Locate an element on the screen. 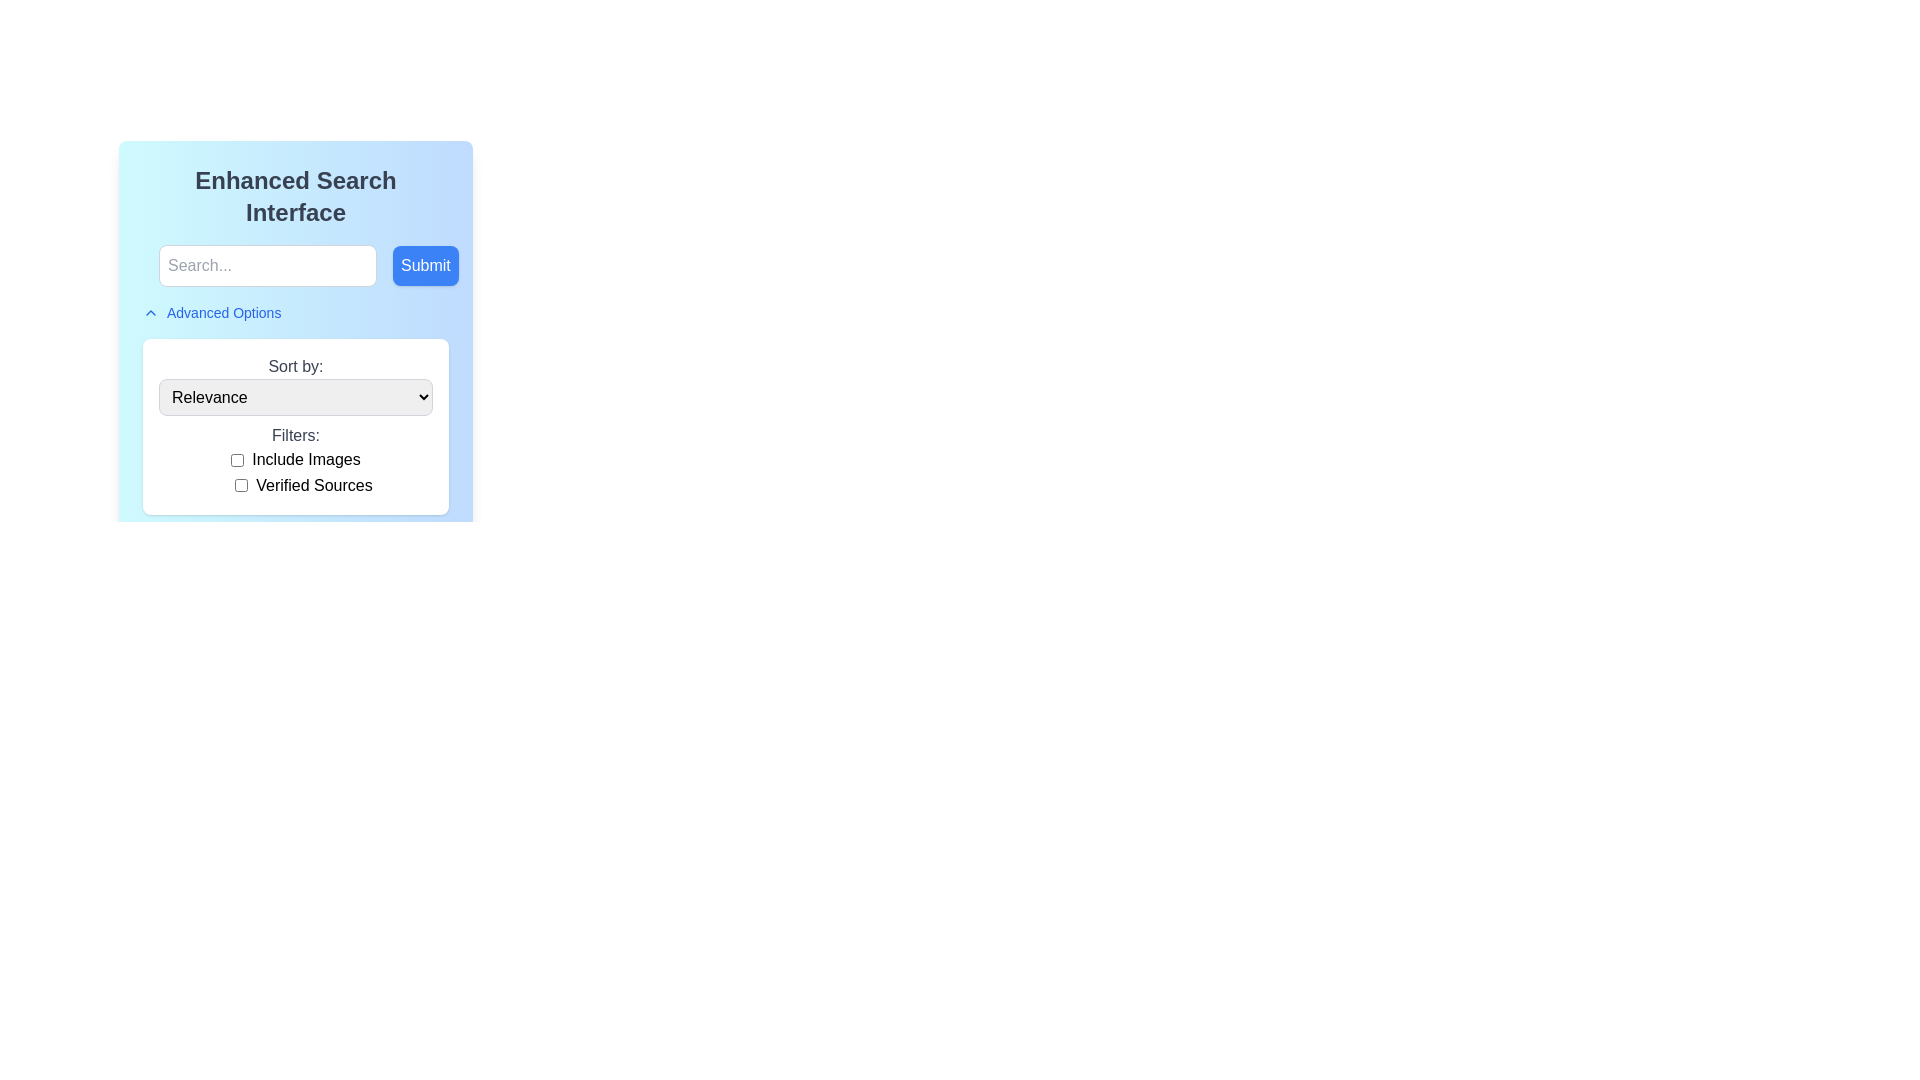  the 'Include Images' checkbox located is located at coordinates (237, 459).